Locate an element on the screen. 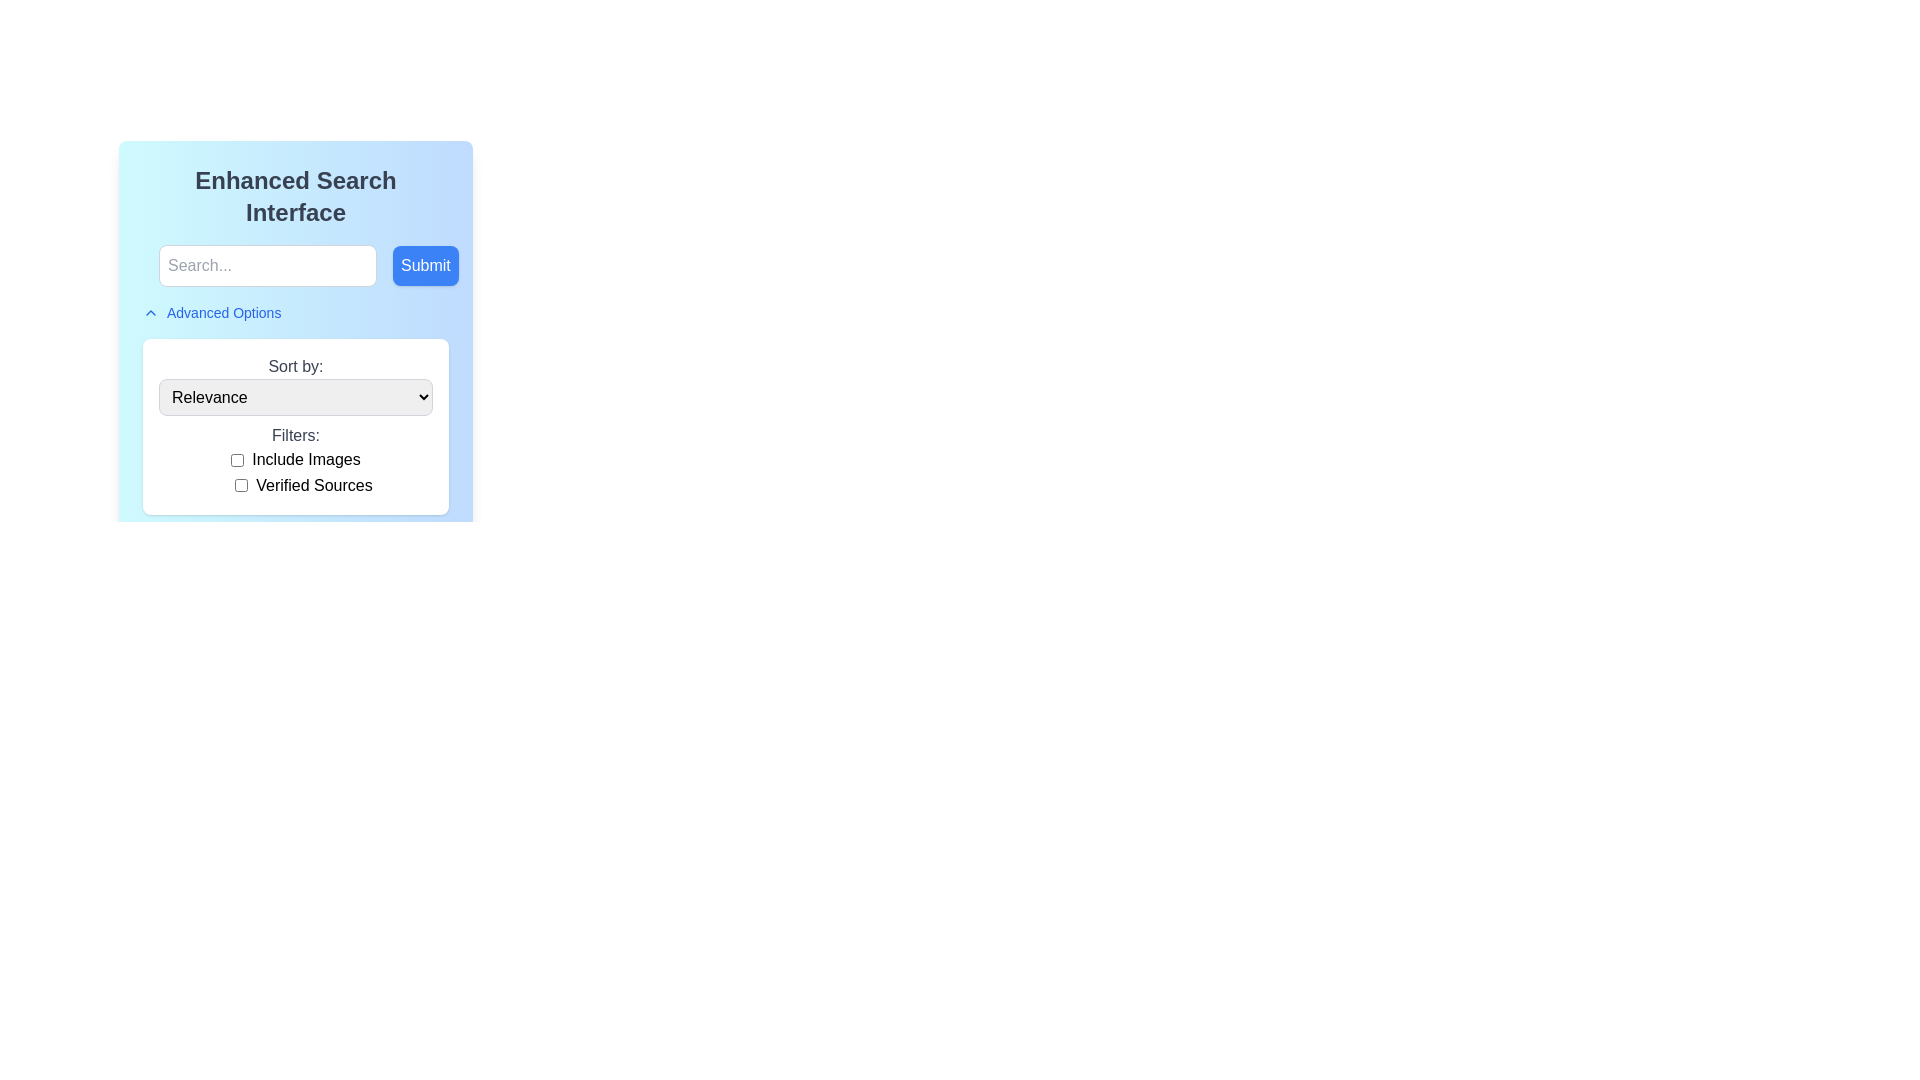  the 'Include Images' checkbox located is located at coordinates (237, 459).